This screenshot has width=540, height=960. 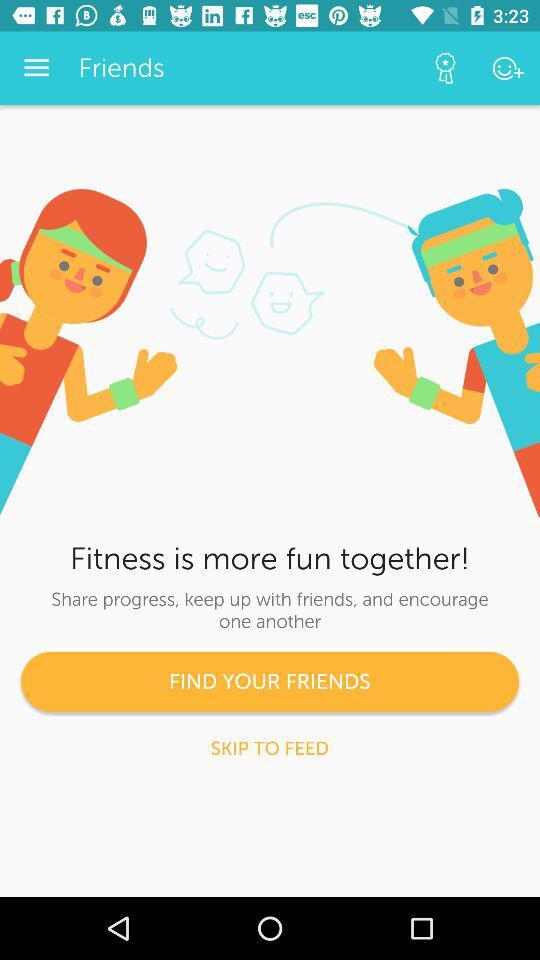 What do you see at coordinates (445, 68) in the screenshot?
I see `the item to the right of the friends` at bounding box center [445, 68].